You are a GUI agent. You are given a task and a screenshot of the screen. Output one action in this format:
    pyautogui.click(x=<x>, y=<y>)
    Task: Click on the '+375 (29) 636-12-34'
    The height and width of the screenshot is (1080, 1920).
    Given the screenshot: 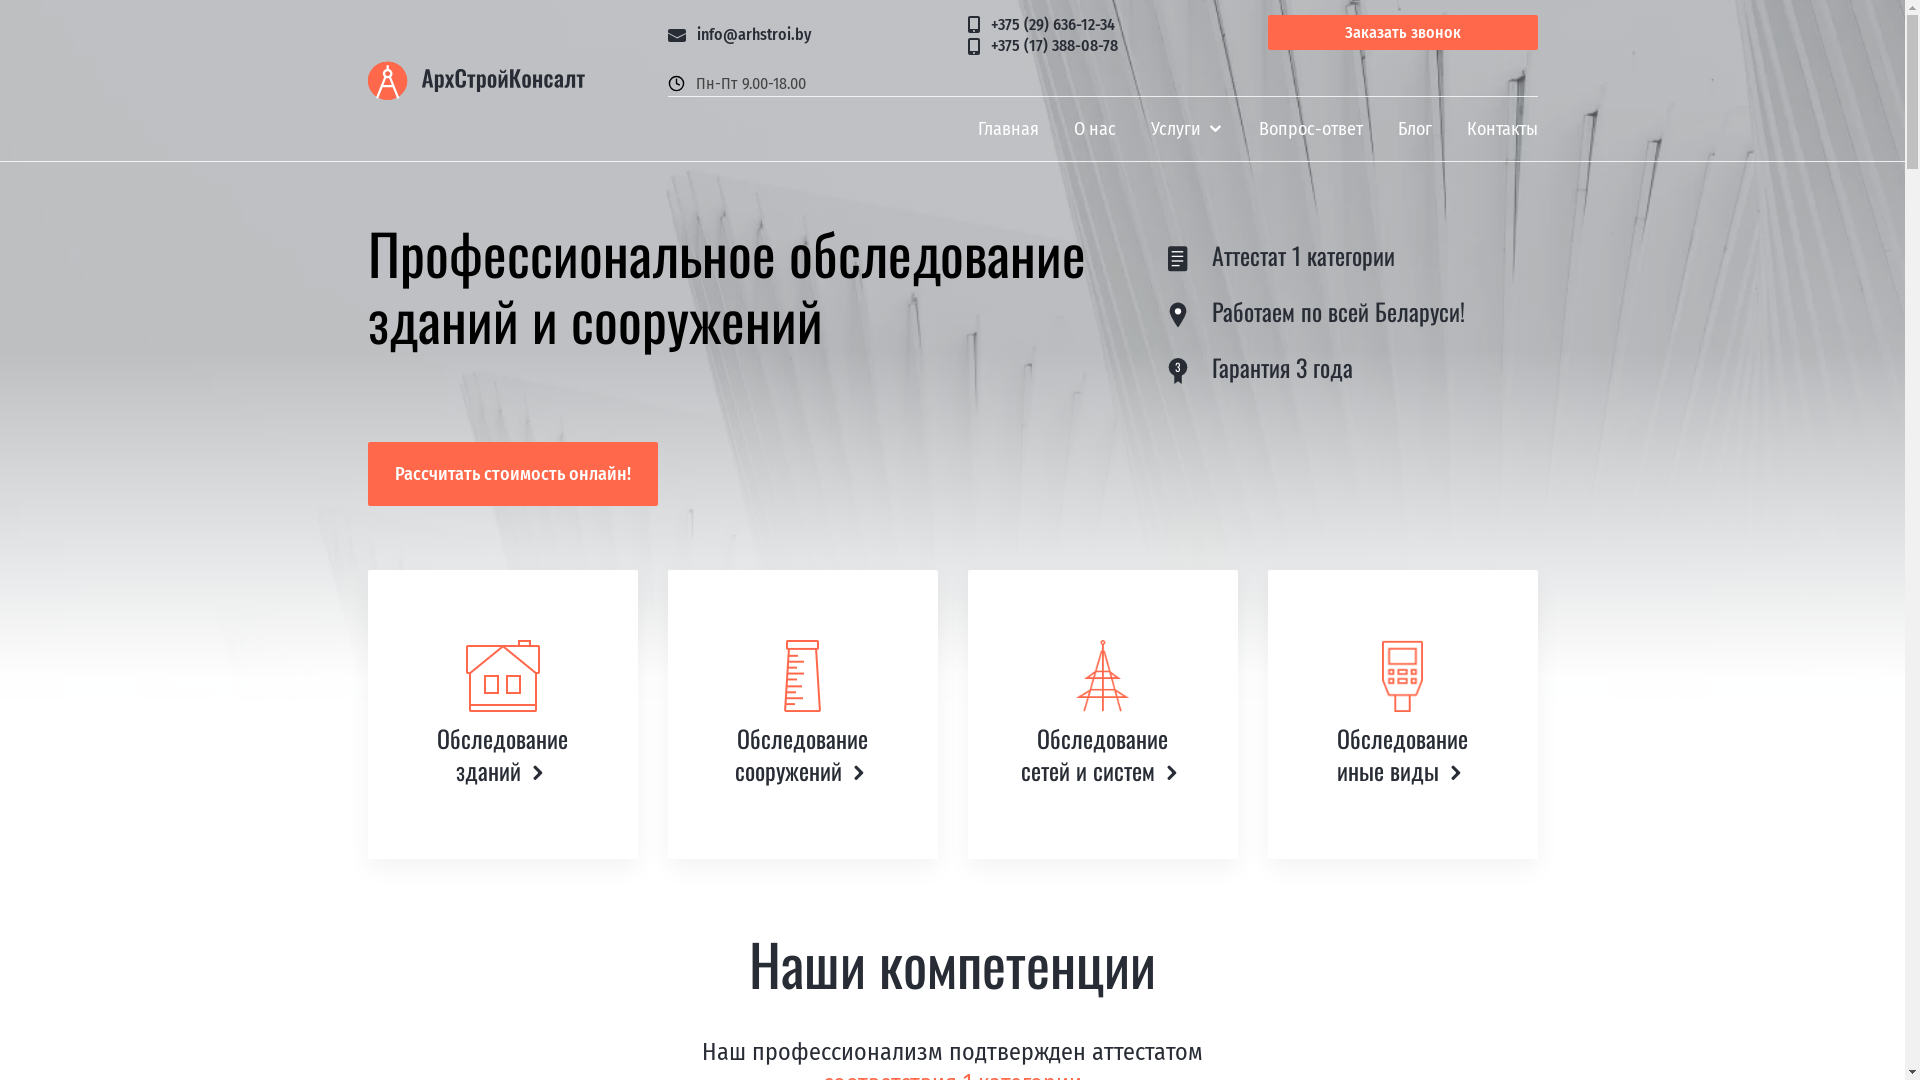 What is the action you would take?
    pyautogui.click(x=1102, y=26)
    